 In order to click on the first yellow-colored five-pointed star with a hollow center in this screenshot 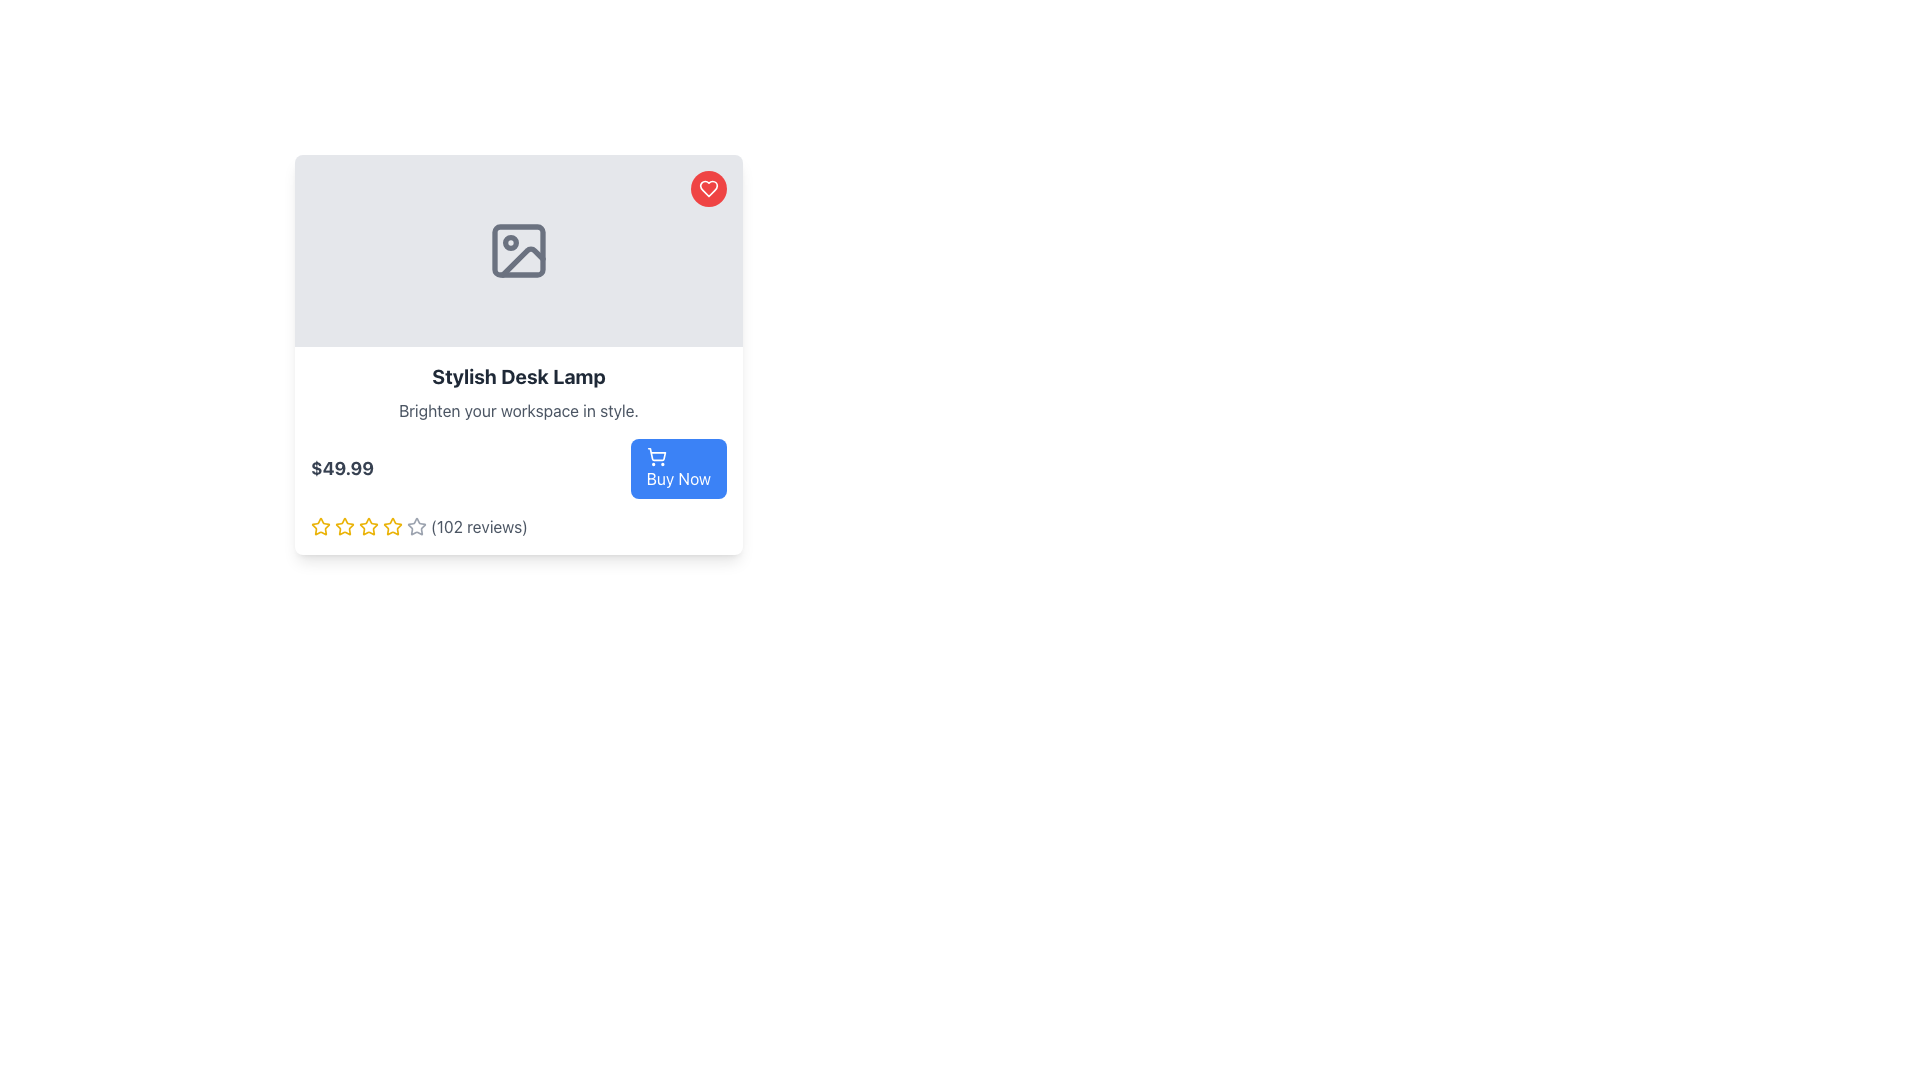, I will do `click(345, 525)`.